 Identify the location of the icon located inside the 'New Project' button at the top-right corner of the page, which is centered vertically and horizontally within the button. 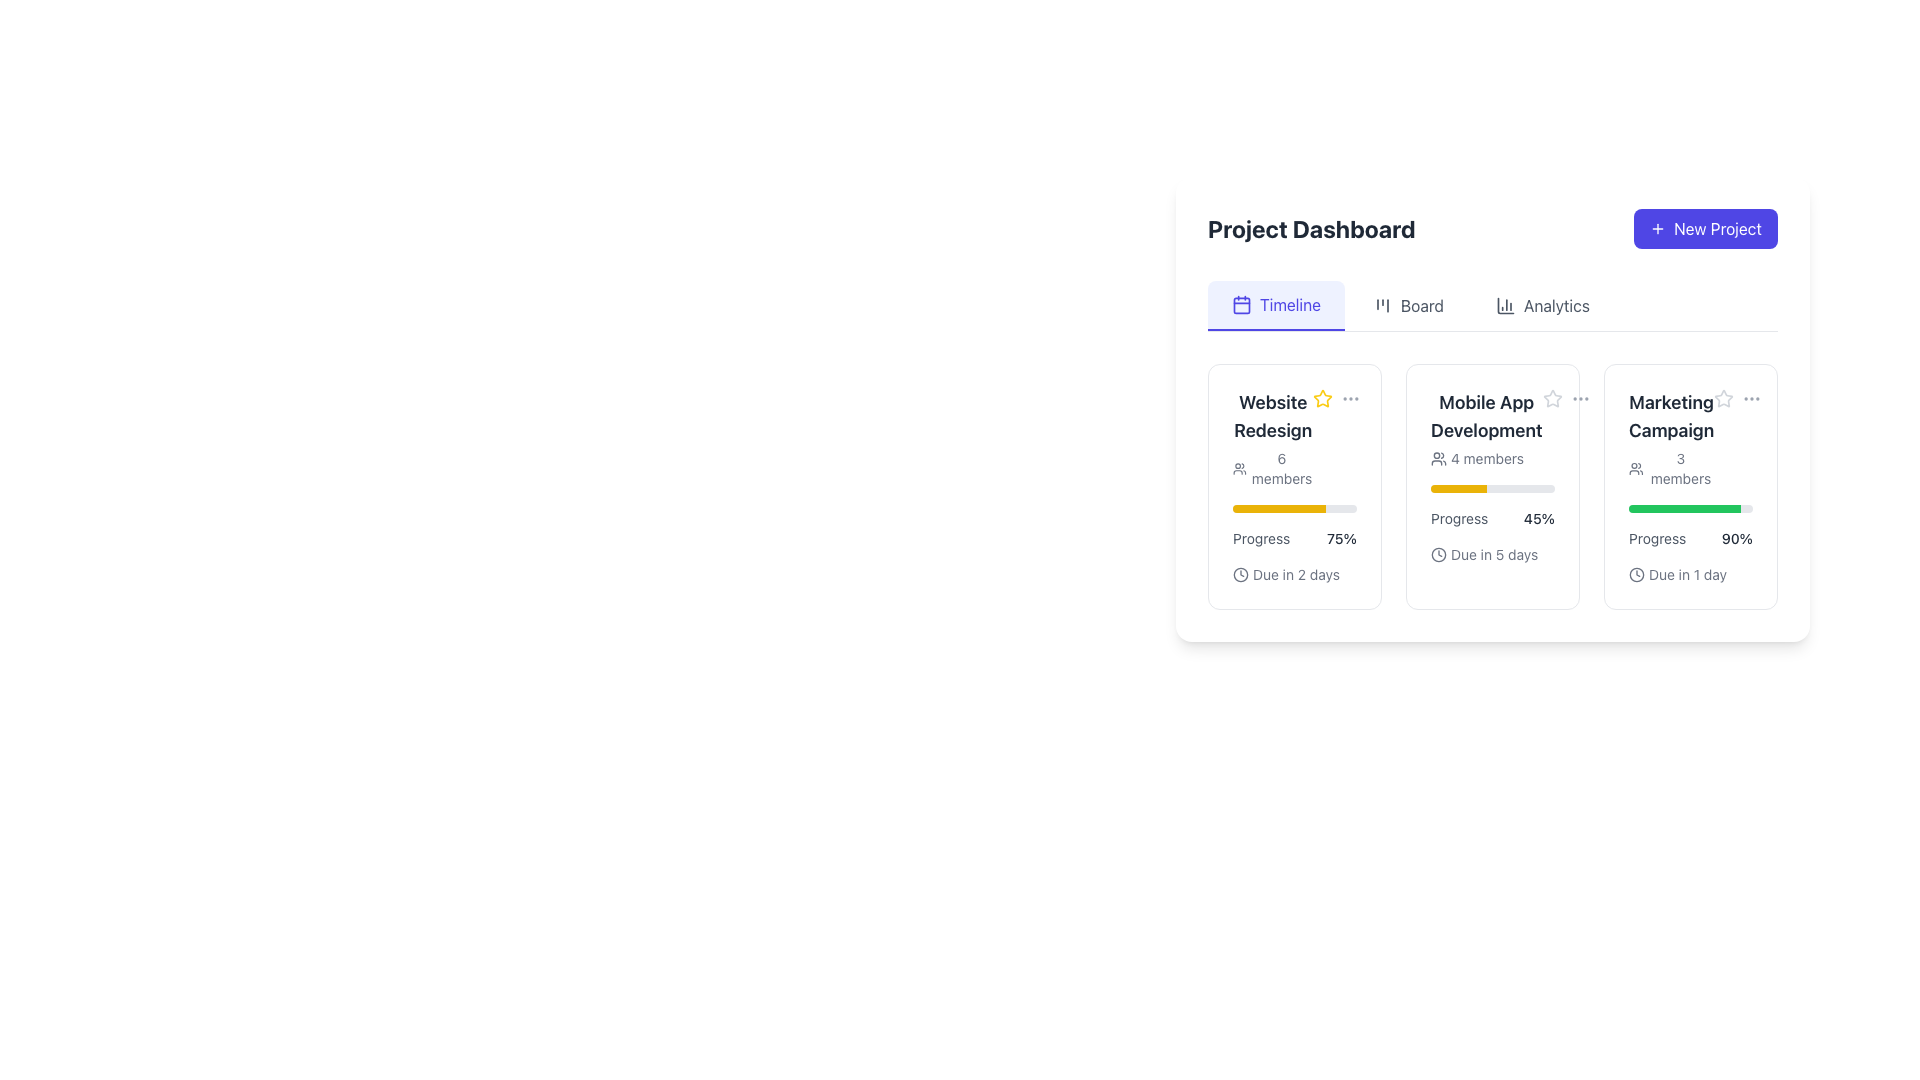
(1658, 227).